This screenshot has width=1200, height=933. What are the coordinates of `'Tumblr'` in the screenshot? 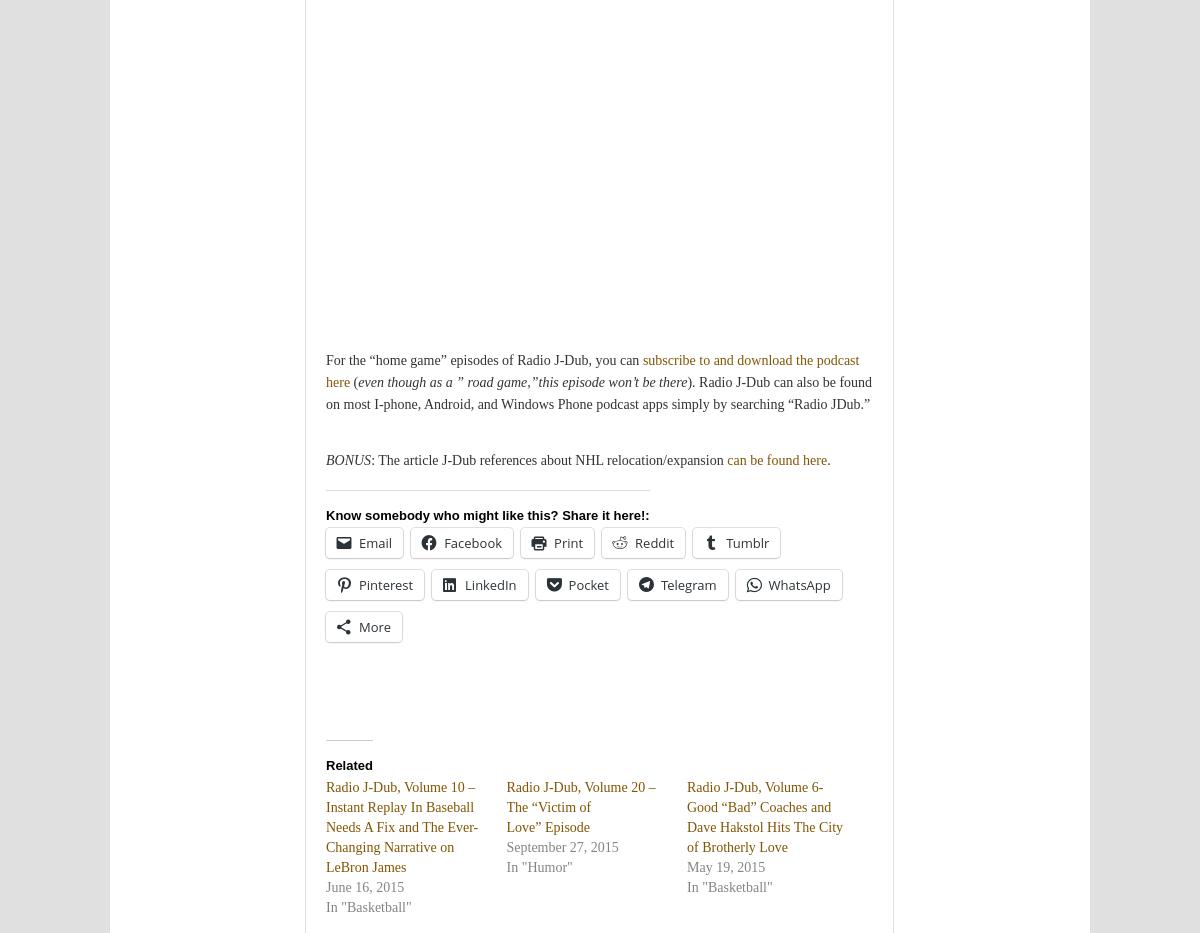 It's located at (747, 542).